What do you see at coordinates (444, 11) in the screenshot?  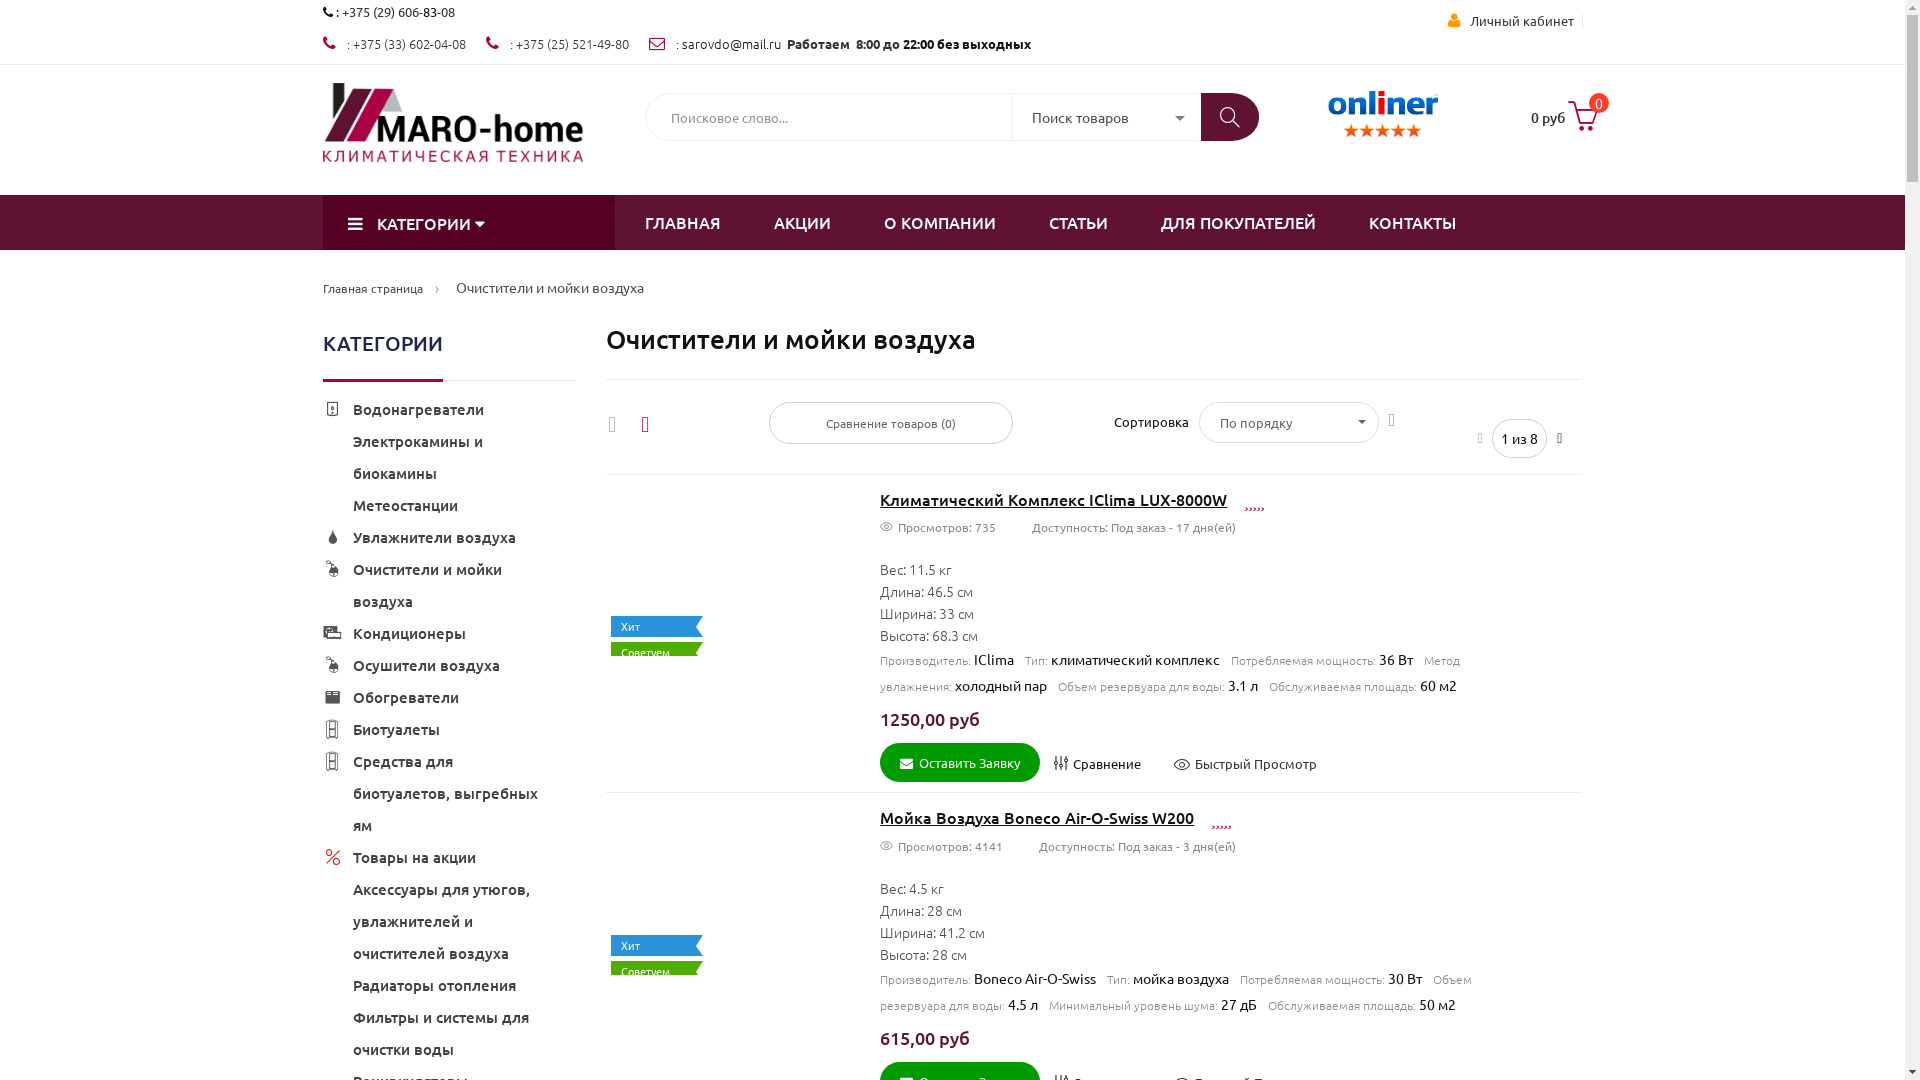 I see `'-08'` at bounding box center [444, 11].